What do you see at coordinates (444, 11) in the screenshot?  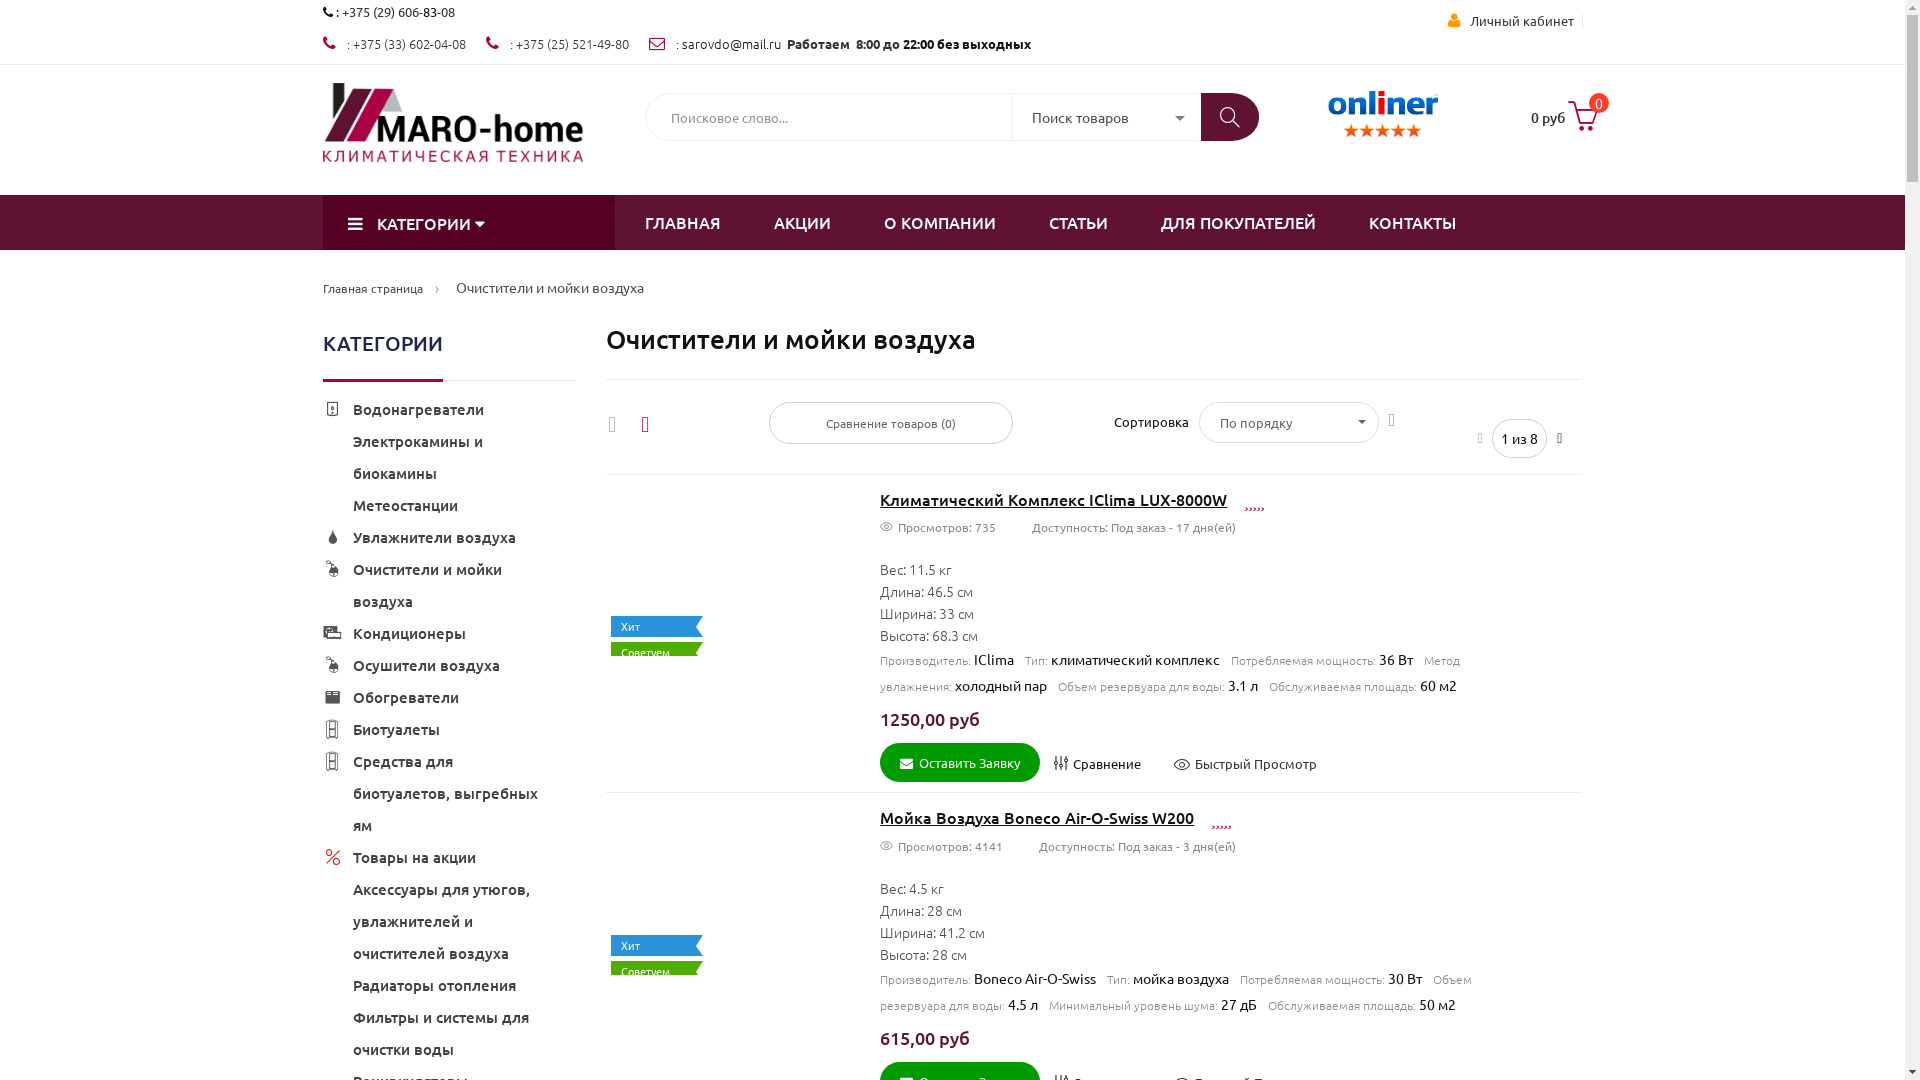 I see `'-08'` at bounding box center [444, 11].